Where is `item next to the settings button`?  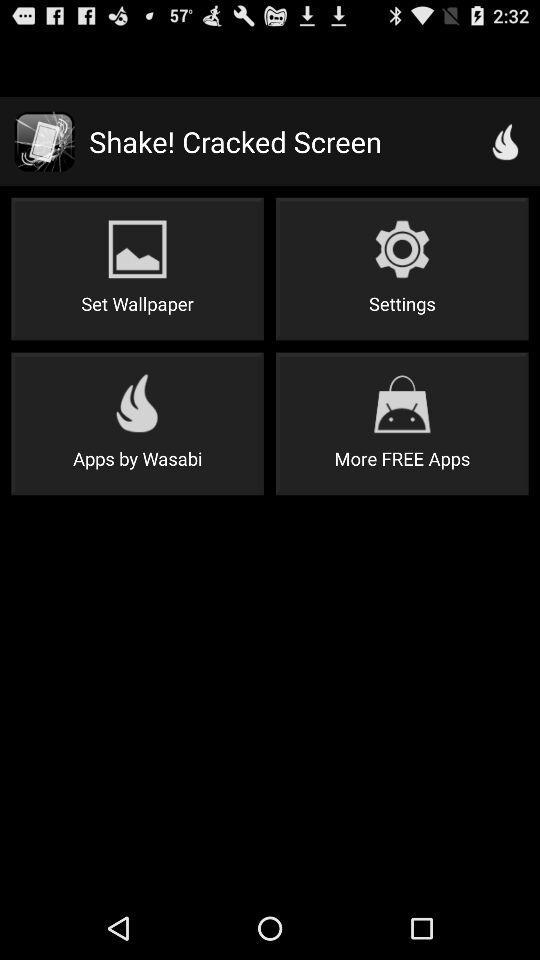
item next to the settings button is located at coordinates (136, 268).